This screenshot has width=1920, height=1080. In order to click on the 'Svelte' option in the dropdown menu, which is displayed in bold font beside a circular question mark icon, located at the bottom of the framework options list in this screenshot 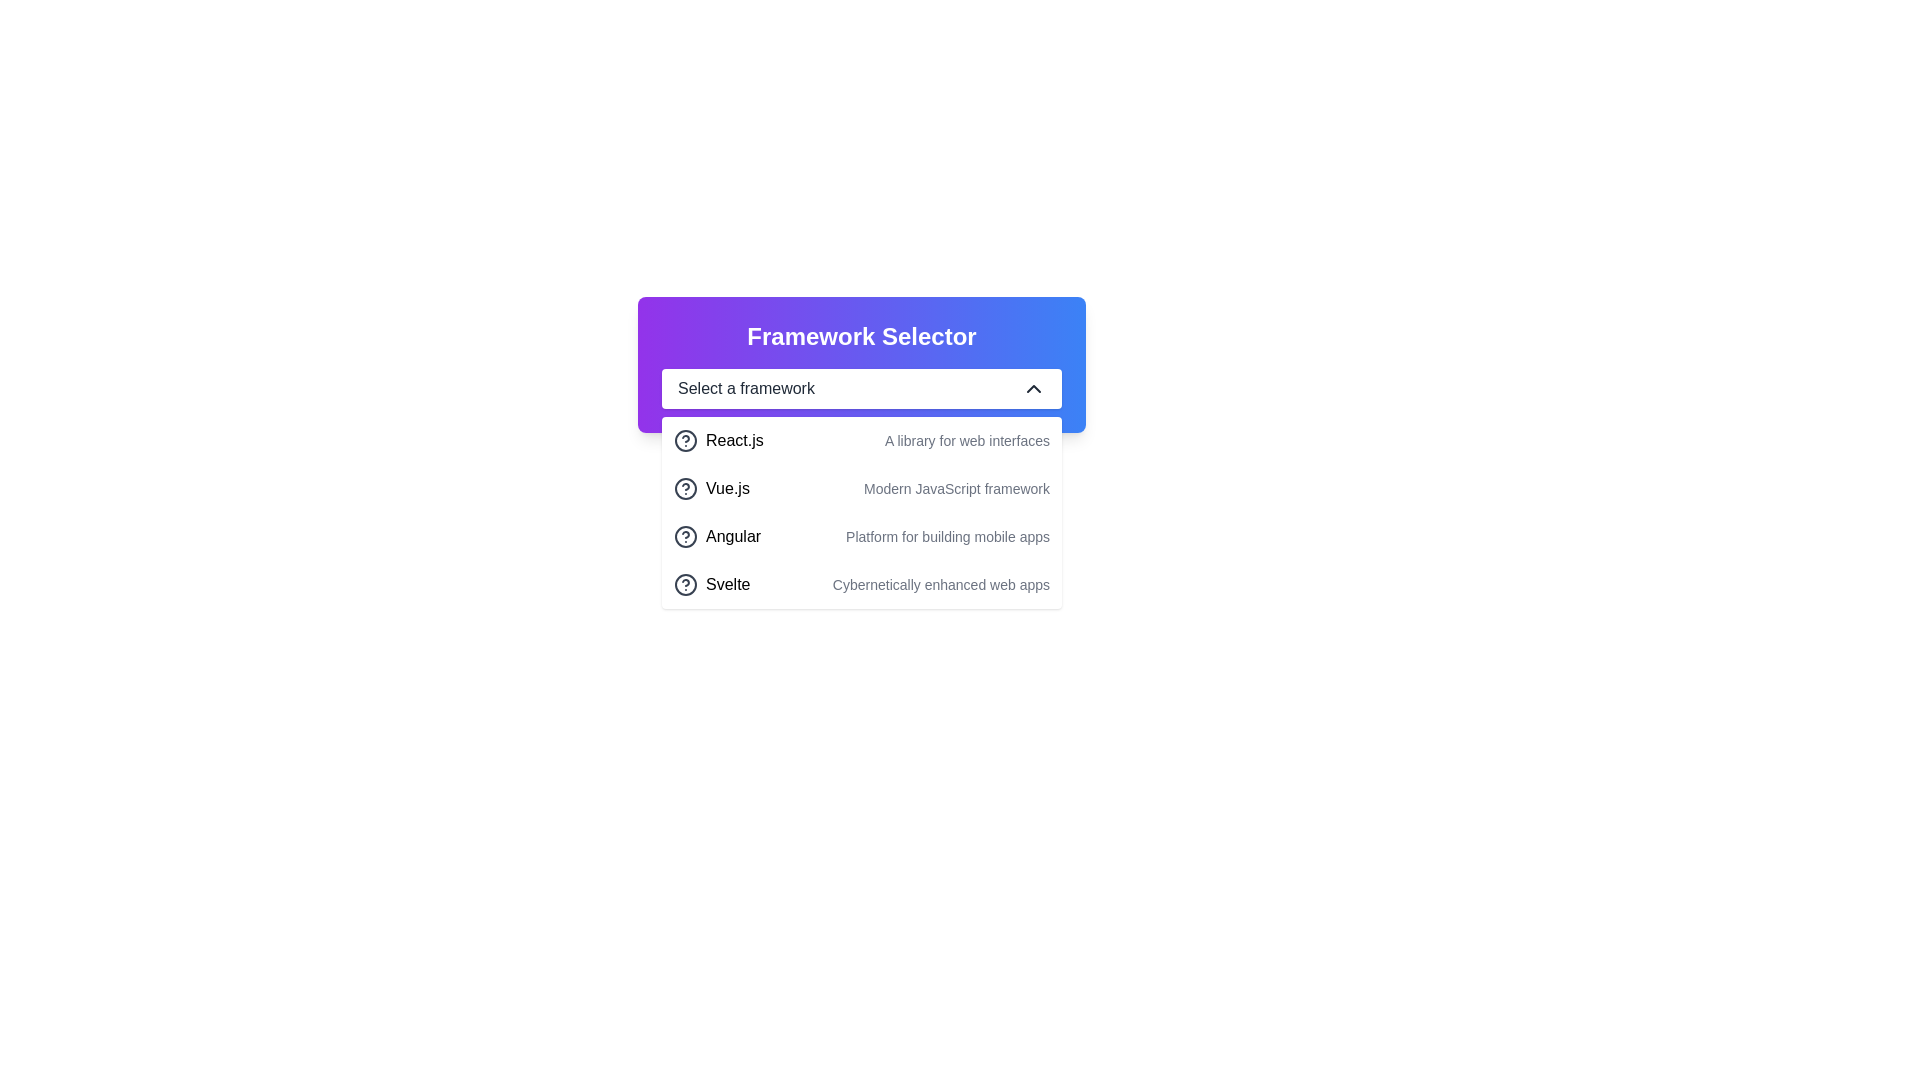, I will do `click(712, 585)`.